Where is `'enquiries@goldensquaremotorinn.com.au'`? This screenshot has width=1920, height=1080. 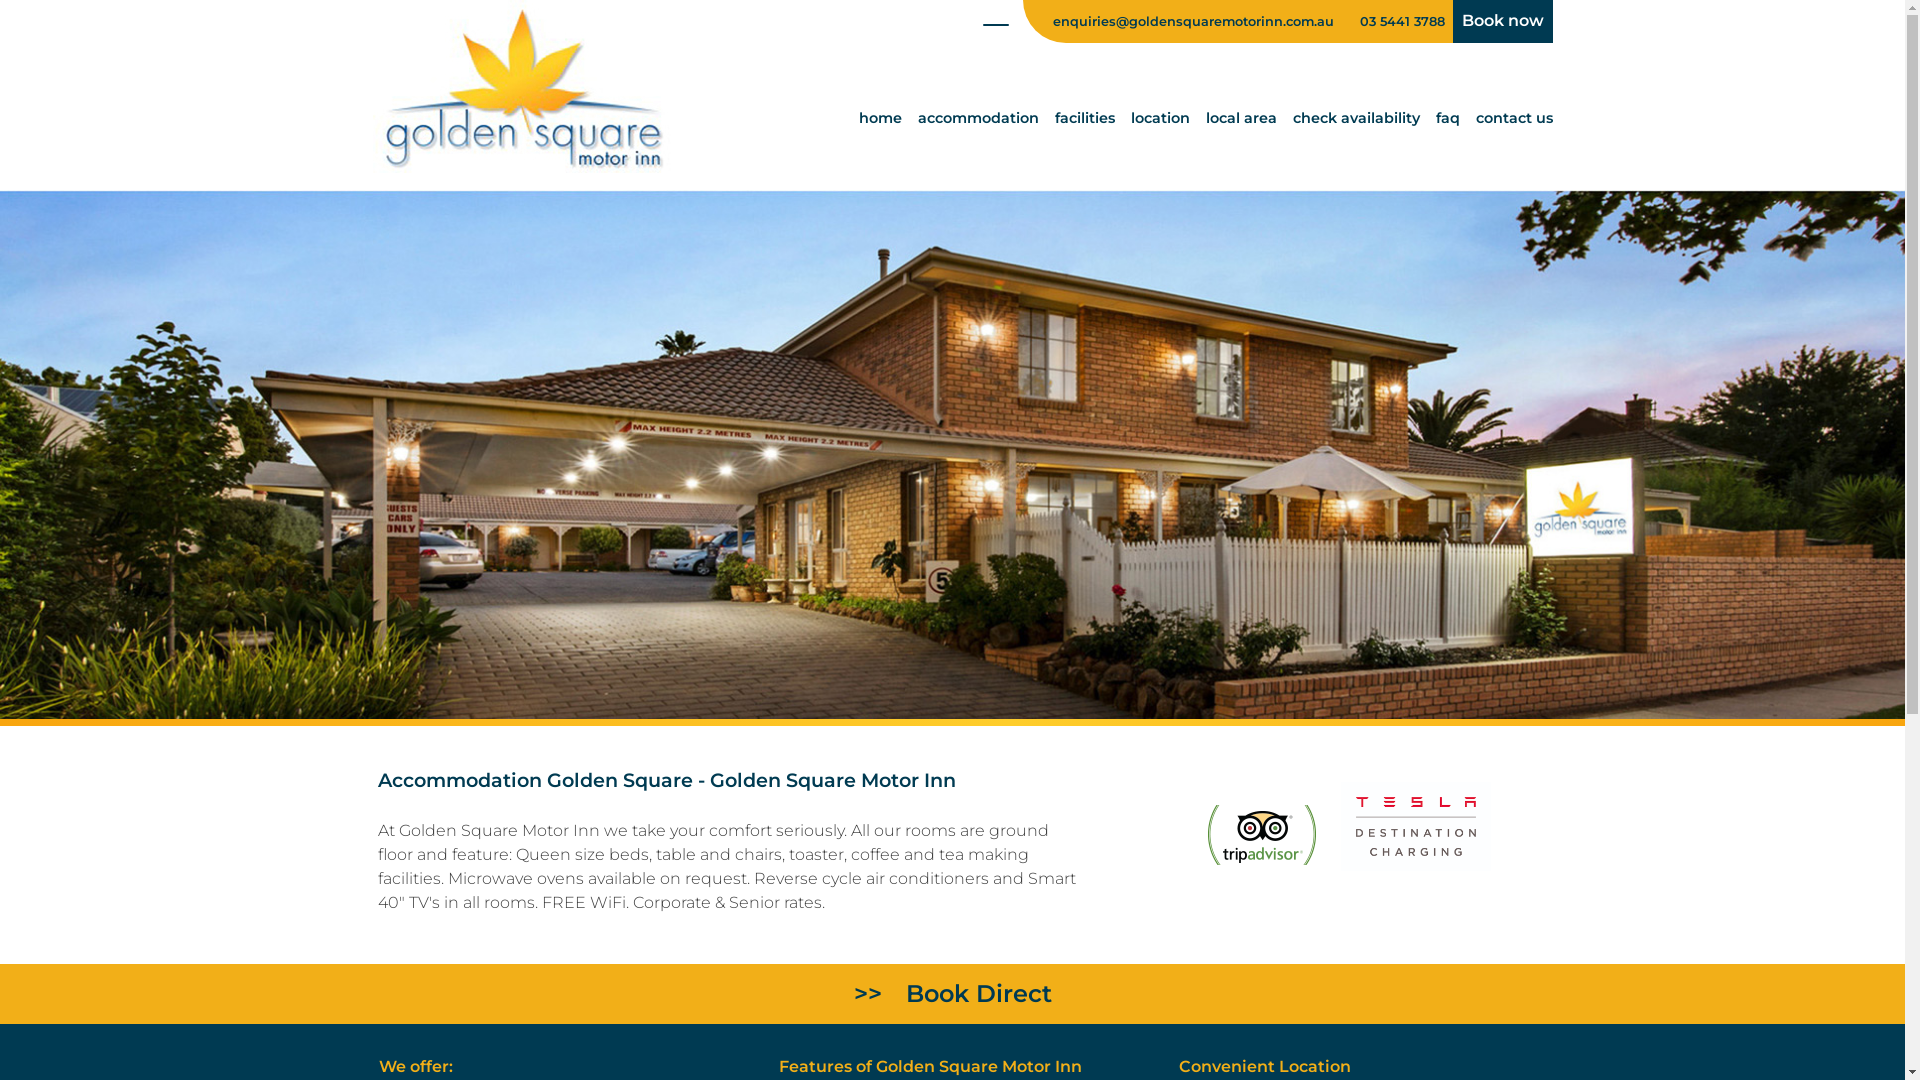
'enquiries@goldensquaremotorinn.com.au' is located at coordinates (1183, 21).